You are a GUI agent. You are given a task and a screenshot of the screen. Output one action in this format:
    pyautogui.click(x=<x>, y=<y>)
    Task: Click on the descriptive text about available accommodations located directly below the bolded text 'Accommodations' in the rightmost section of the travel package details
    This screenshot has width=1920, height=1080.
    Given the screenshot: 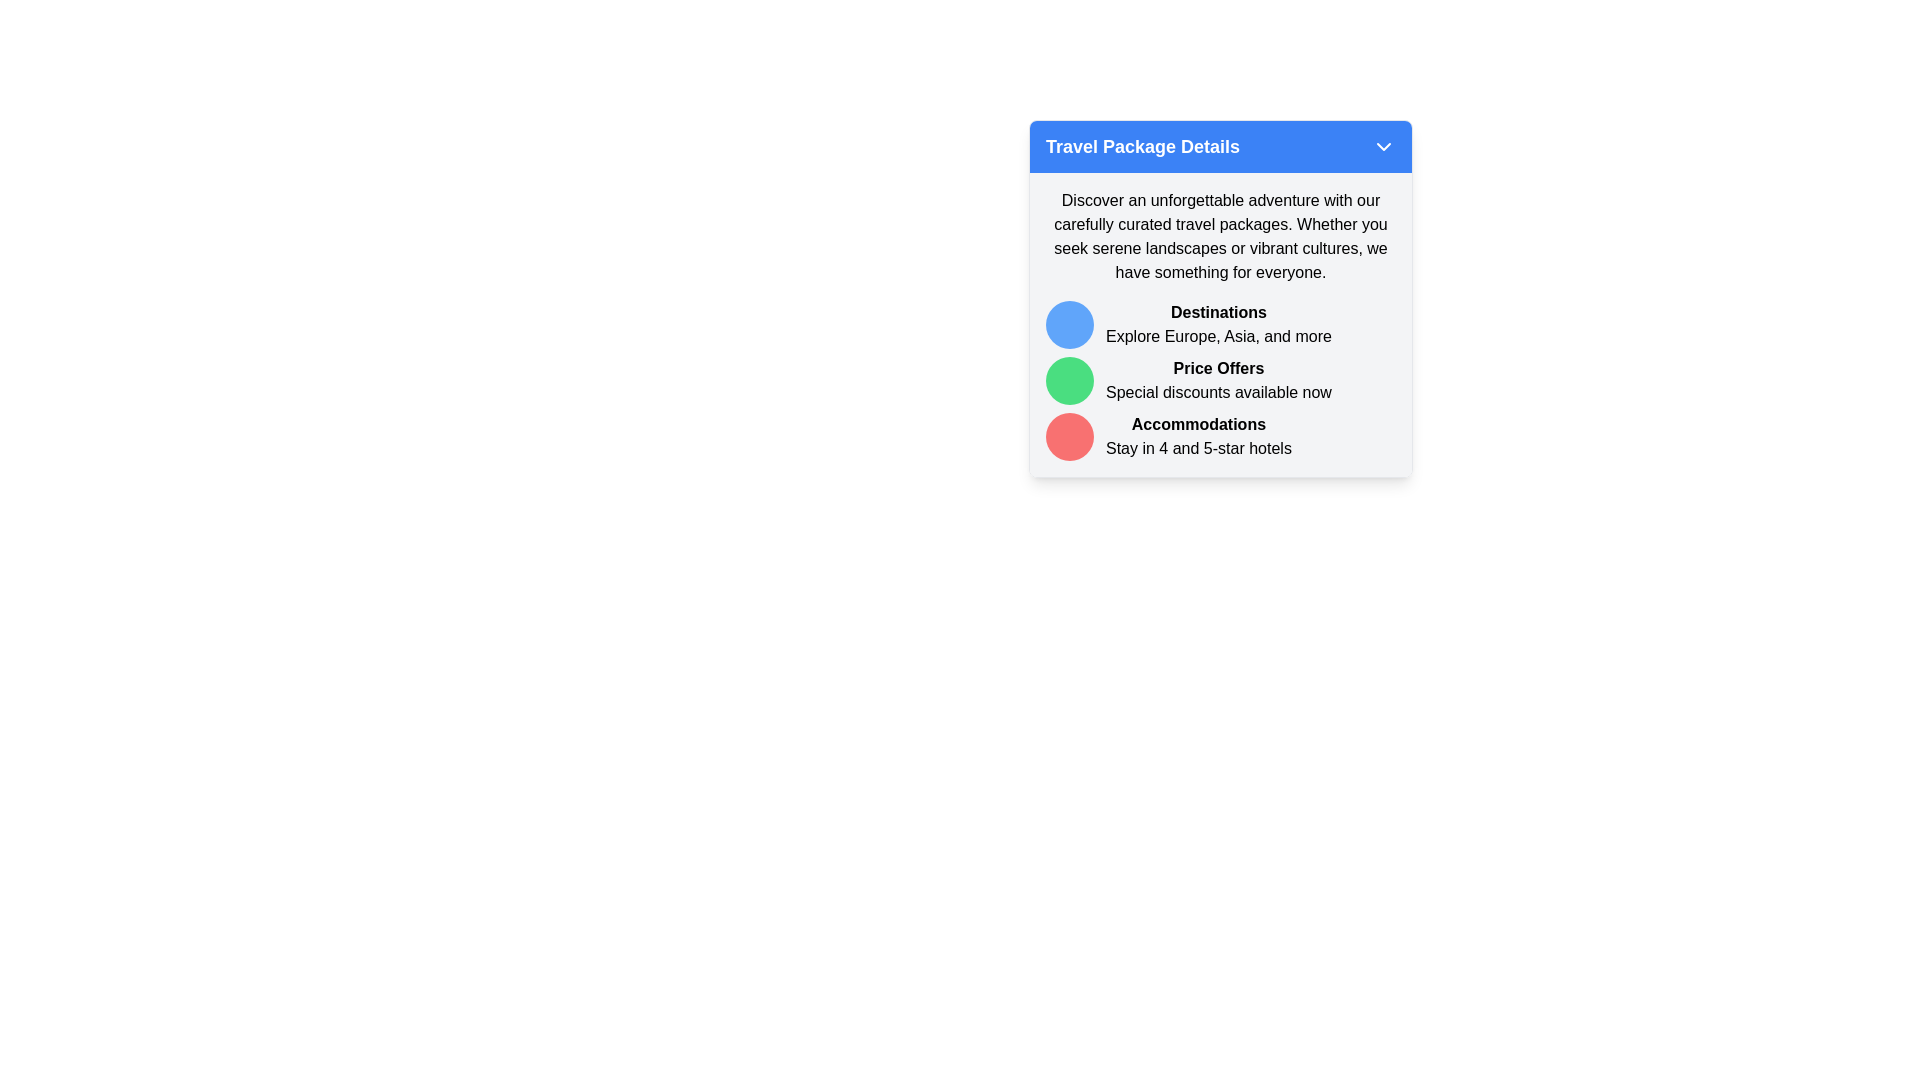 What is the action you would take?
    pyautogui.click(x=1199, y=447)
    